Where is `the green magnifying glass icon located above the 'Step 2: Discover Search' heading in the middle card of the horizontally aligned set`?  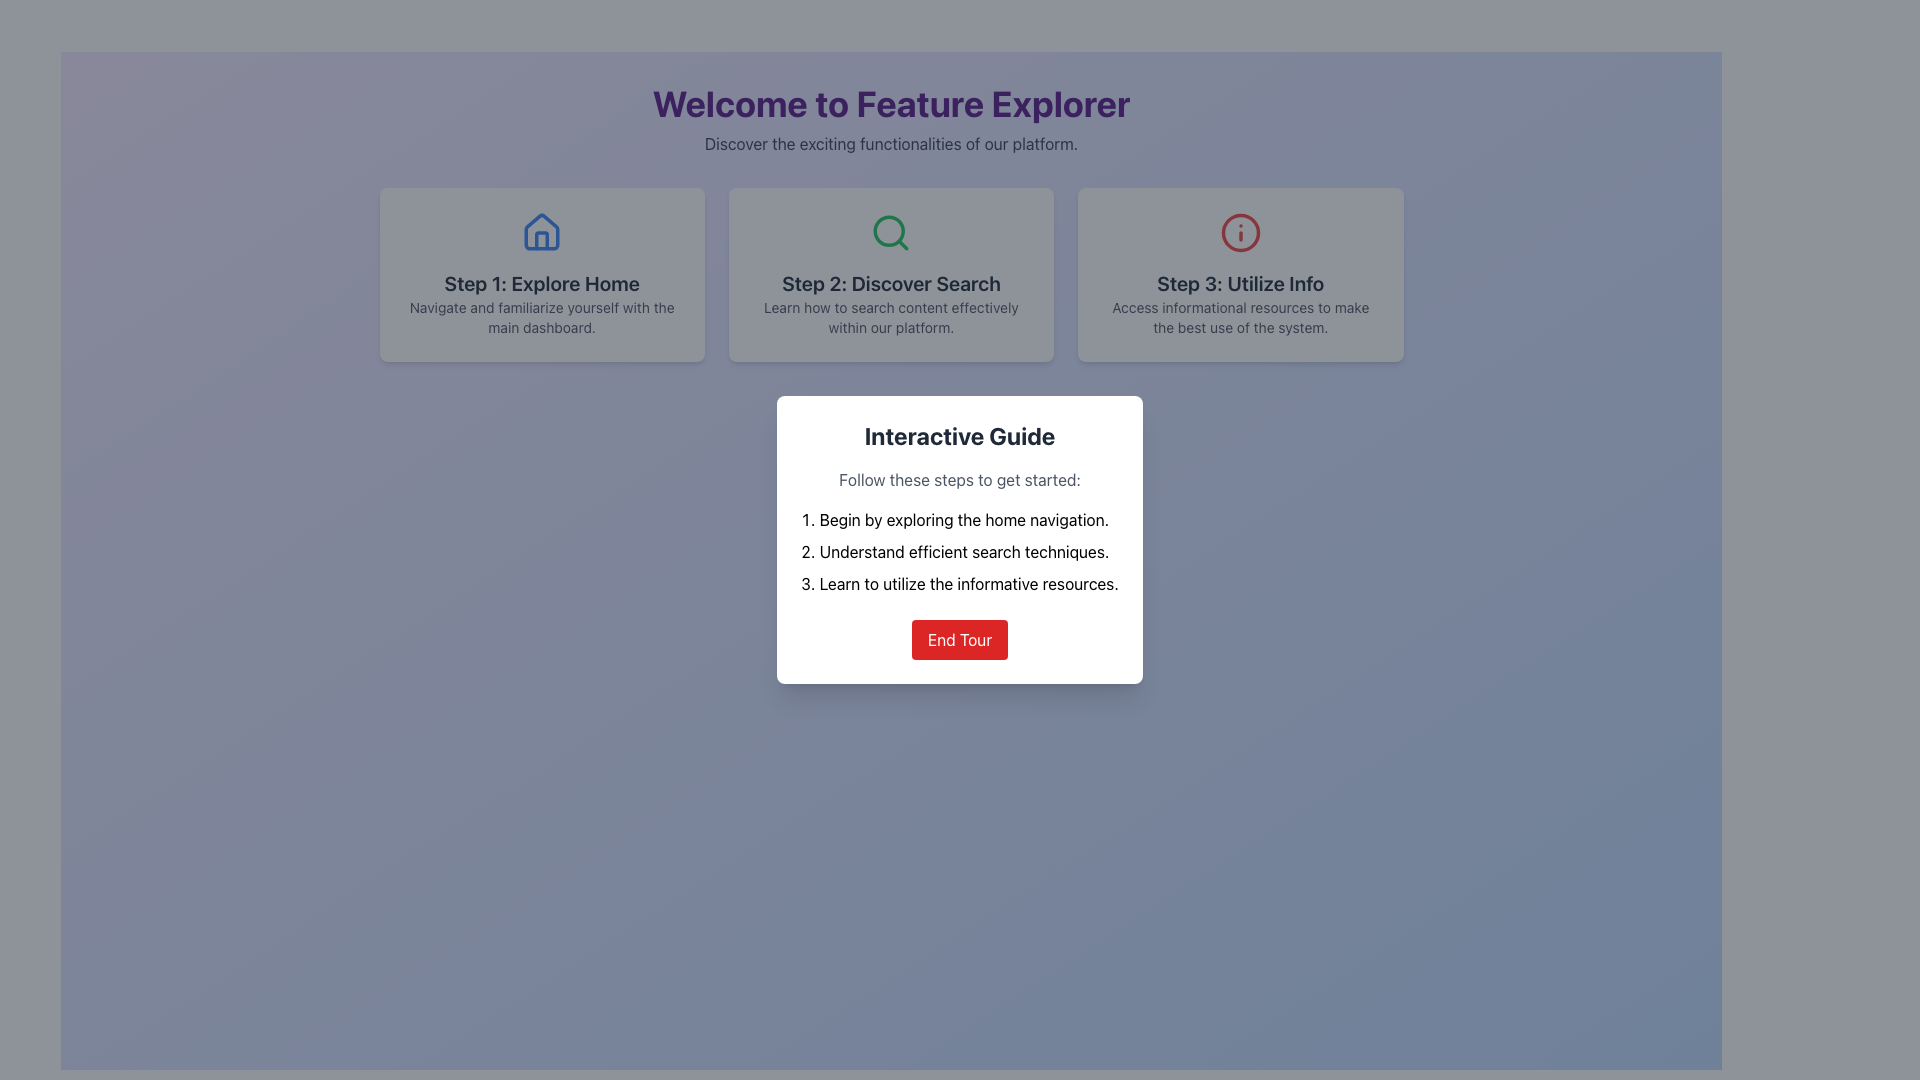 the green magnifying glass icon located above the 'Step 2: Discover Search' heading in the middle card of the horizontally aligned set is located at coordinates (890, 231).